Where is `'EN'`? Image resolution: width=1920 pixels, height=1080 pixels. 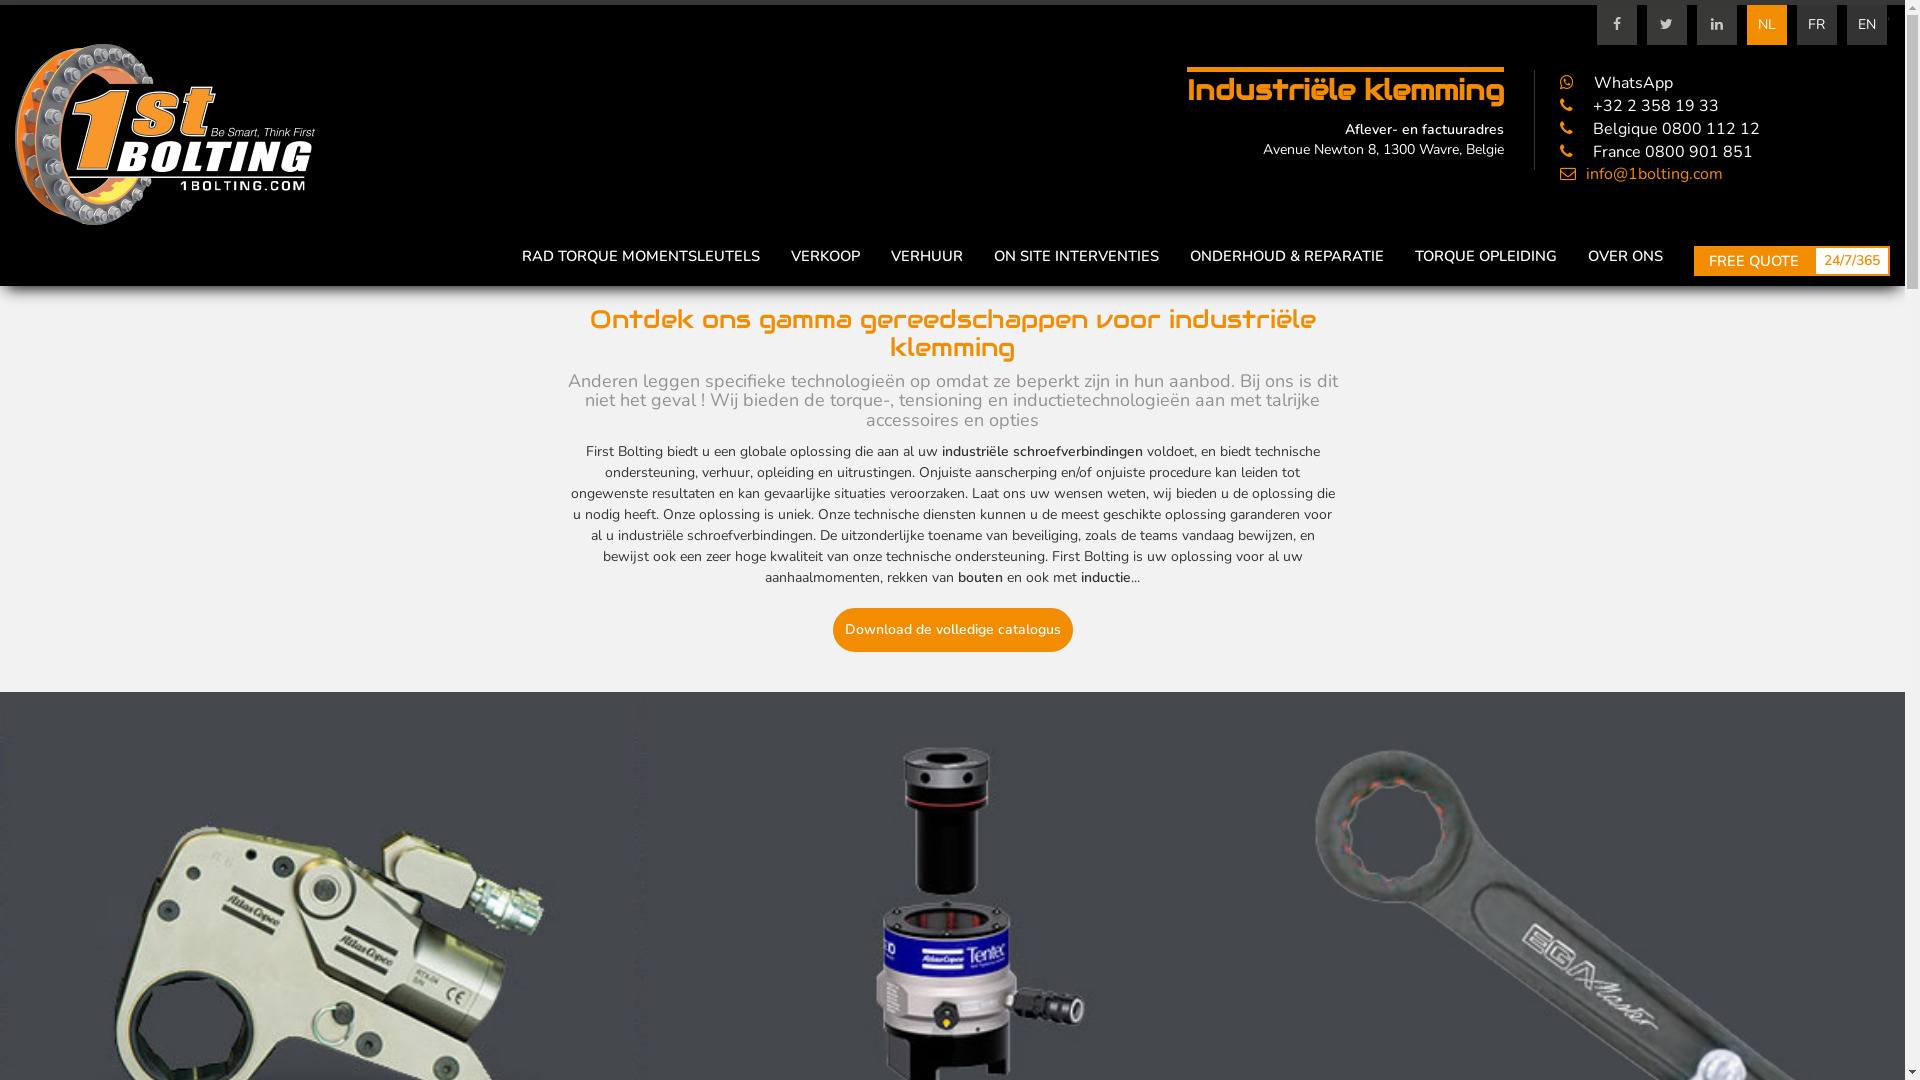 'EN' is located at coordinates (1846, 24).